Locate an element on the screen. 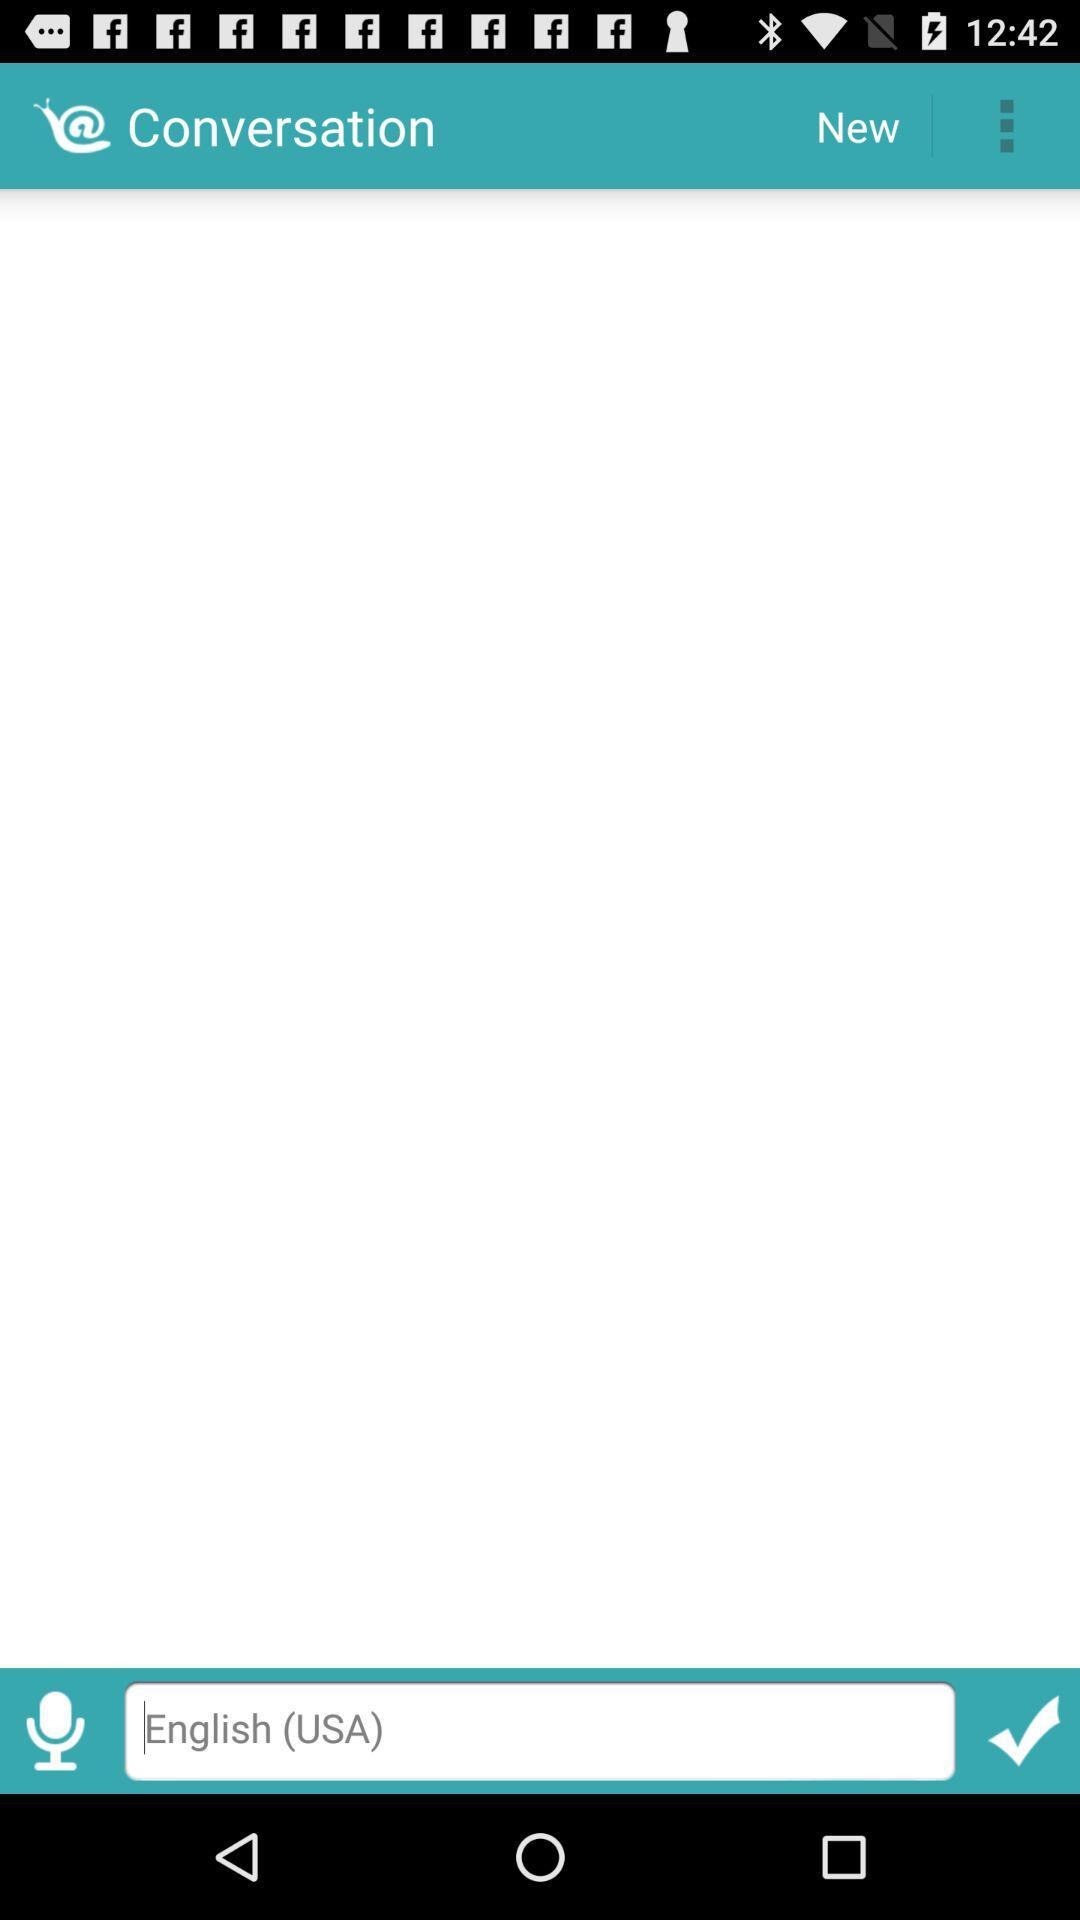 The width and height of the screenshot is (1080, 1920). the new icon is located at coordinates (856, 124).